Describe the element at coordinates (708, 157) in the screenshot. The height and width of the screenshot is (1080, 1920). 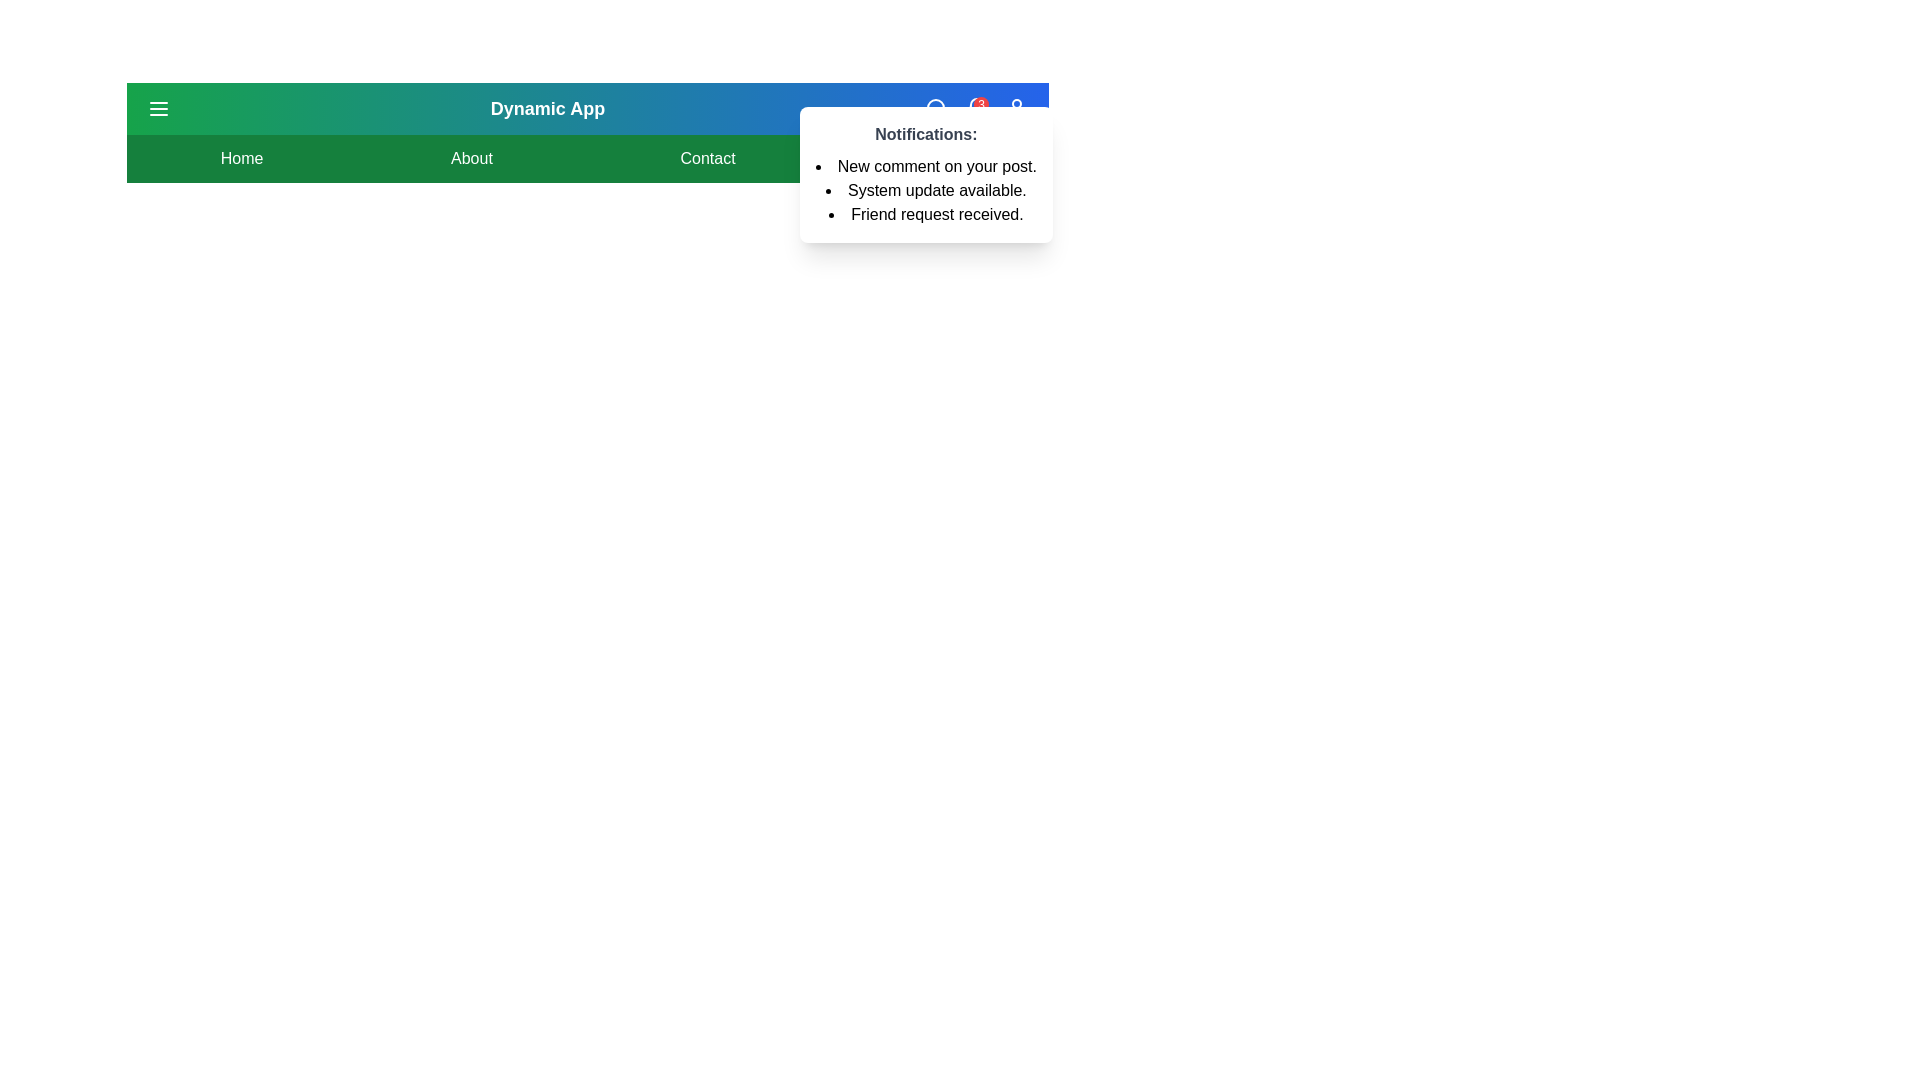
I see `the Contact menu item to navigate to the corresponding section` at that location.